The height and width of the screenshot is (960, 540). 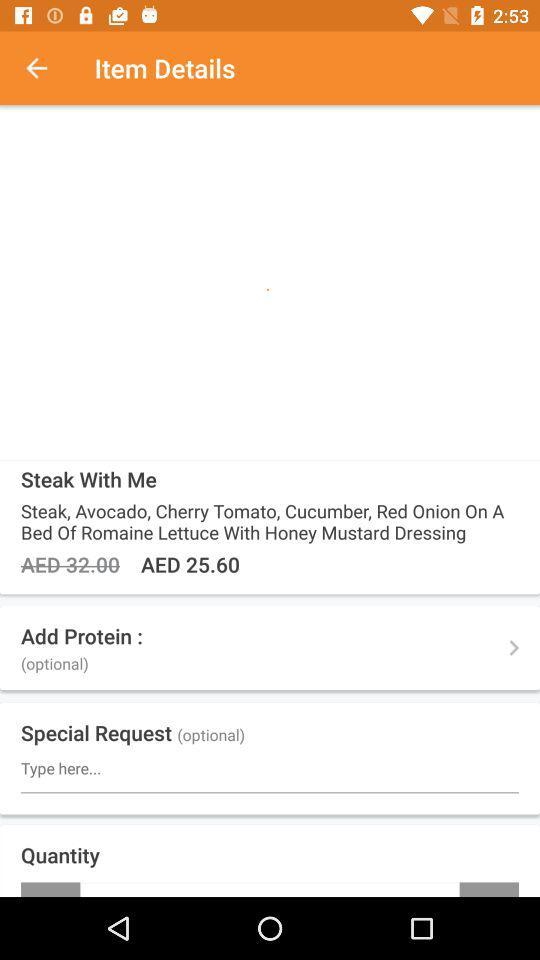 I want to click on the item at the top left corner, so click(x=47, y=68).